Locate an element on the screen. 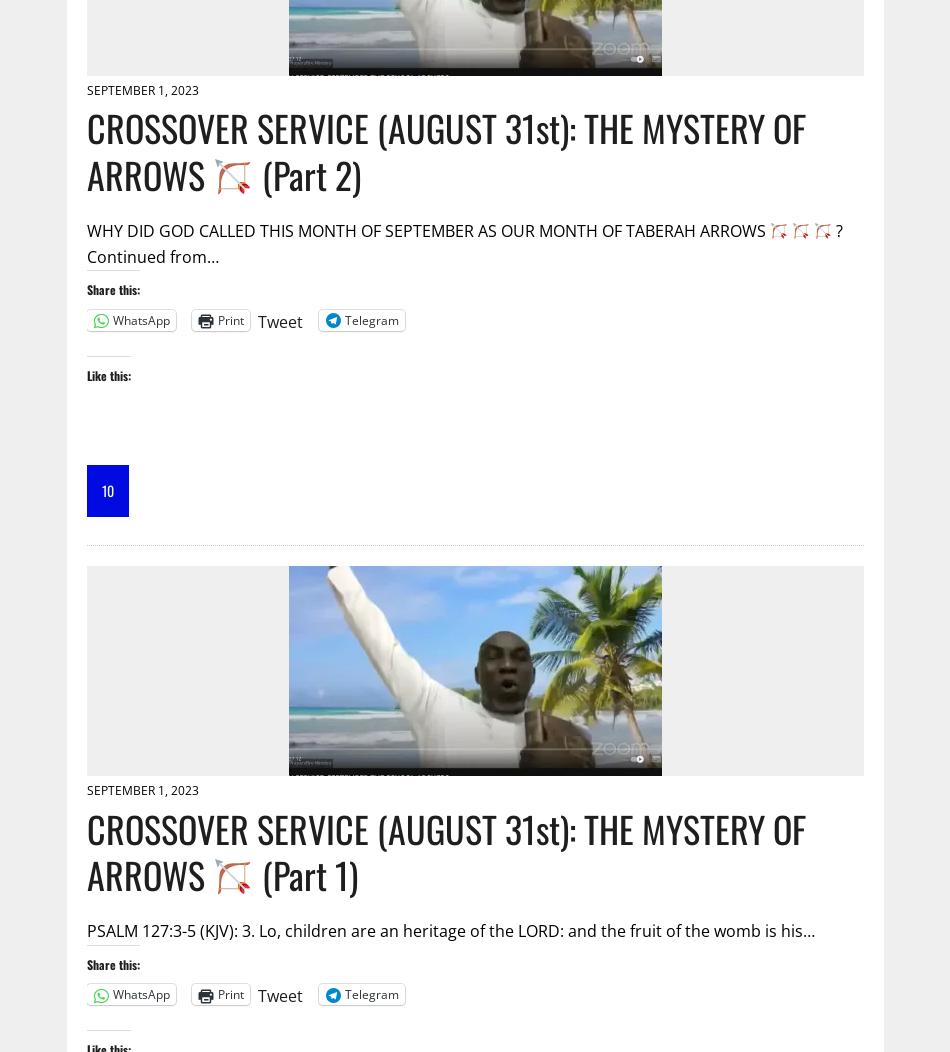  '? Continued from…' is located at coordinates (463, 242).